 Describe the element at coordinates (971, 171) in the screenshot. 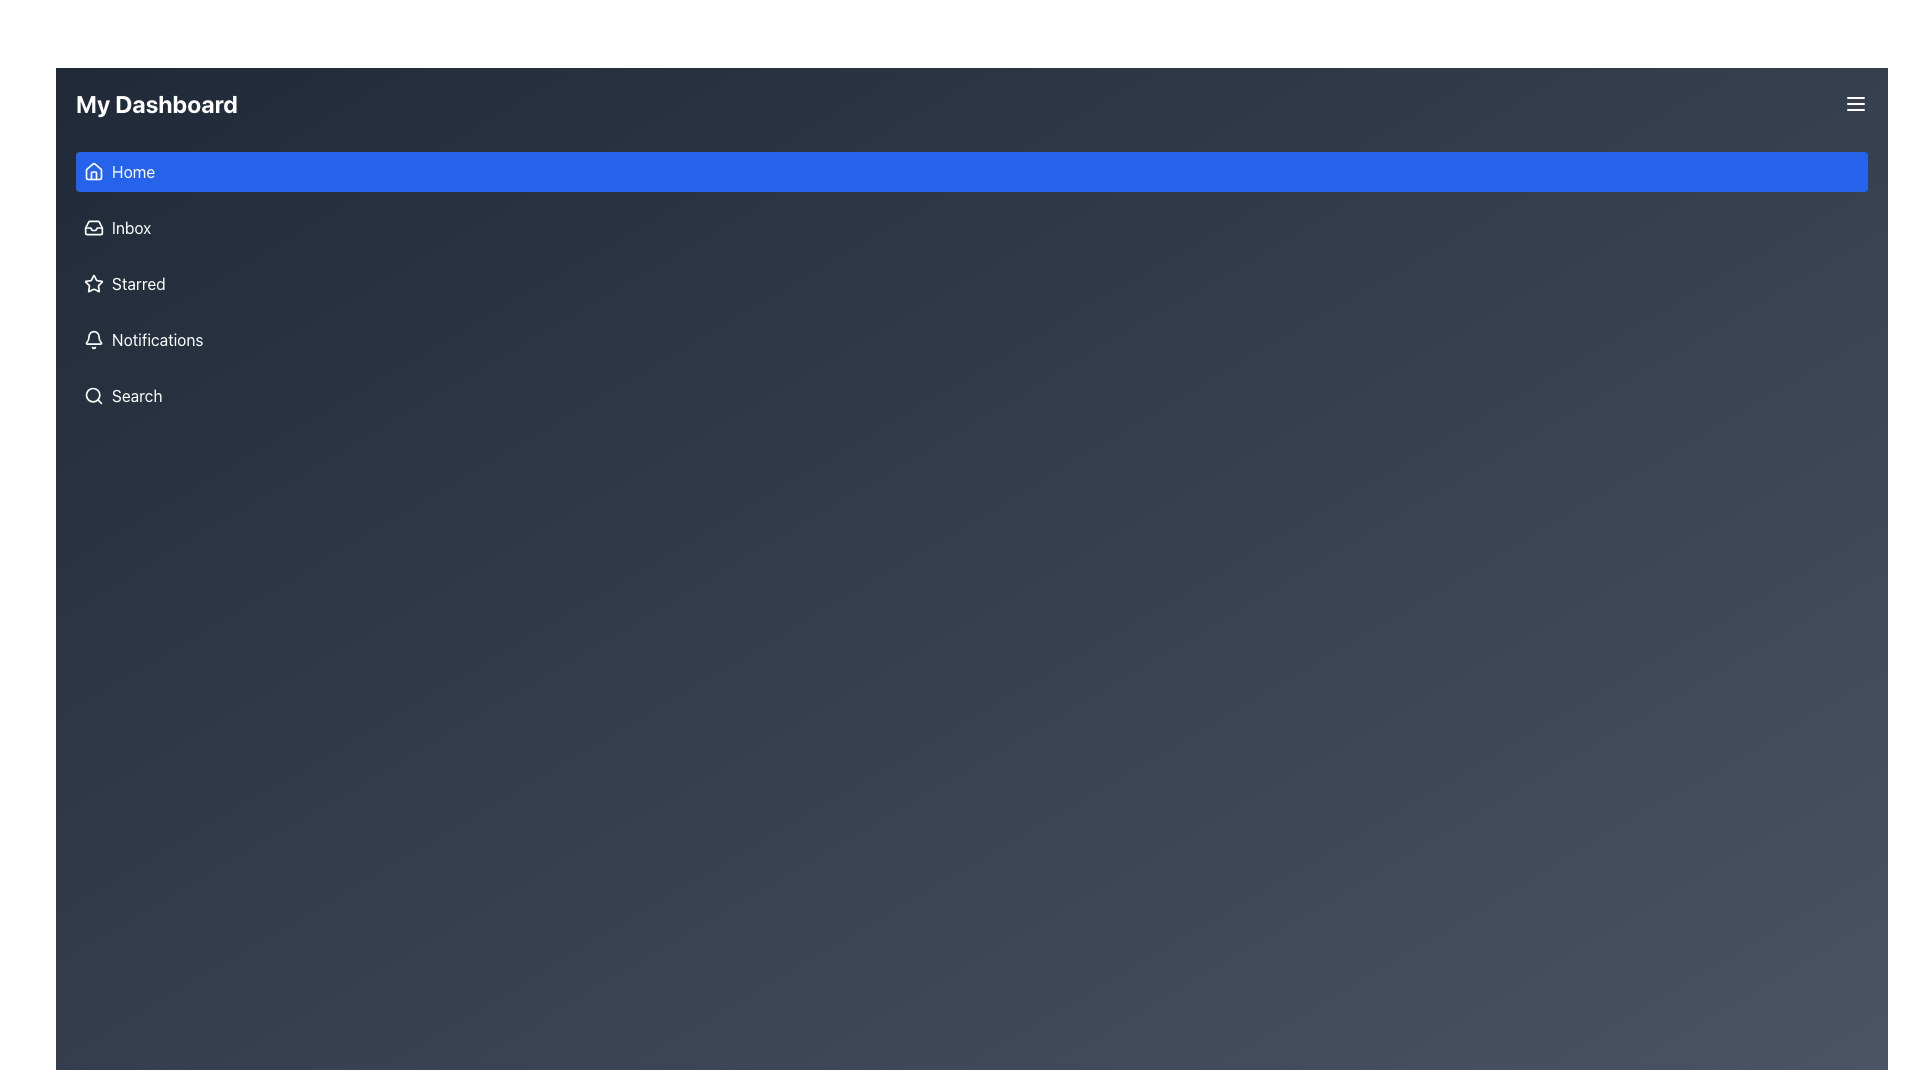

I see `the topmost button in the left-side menu` at that location.